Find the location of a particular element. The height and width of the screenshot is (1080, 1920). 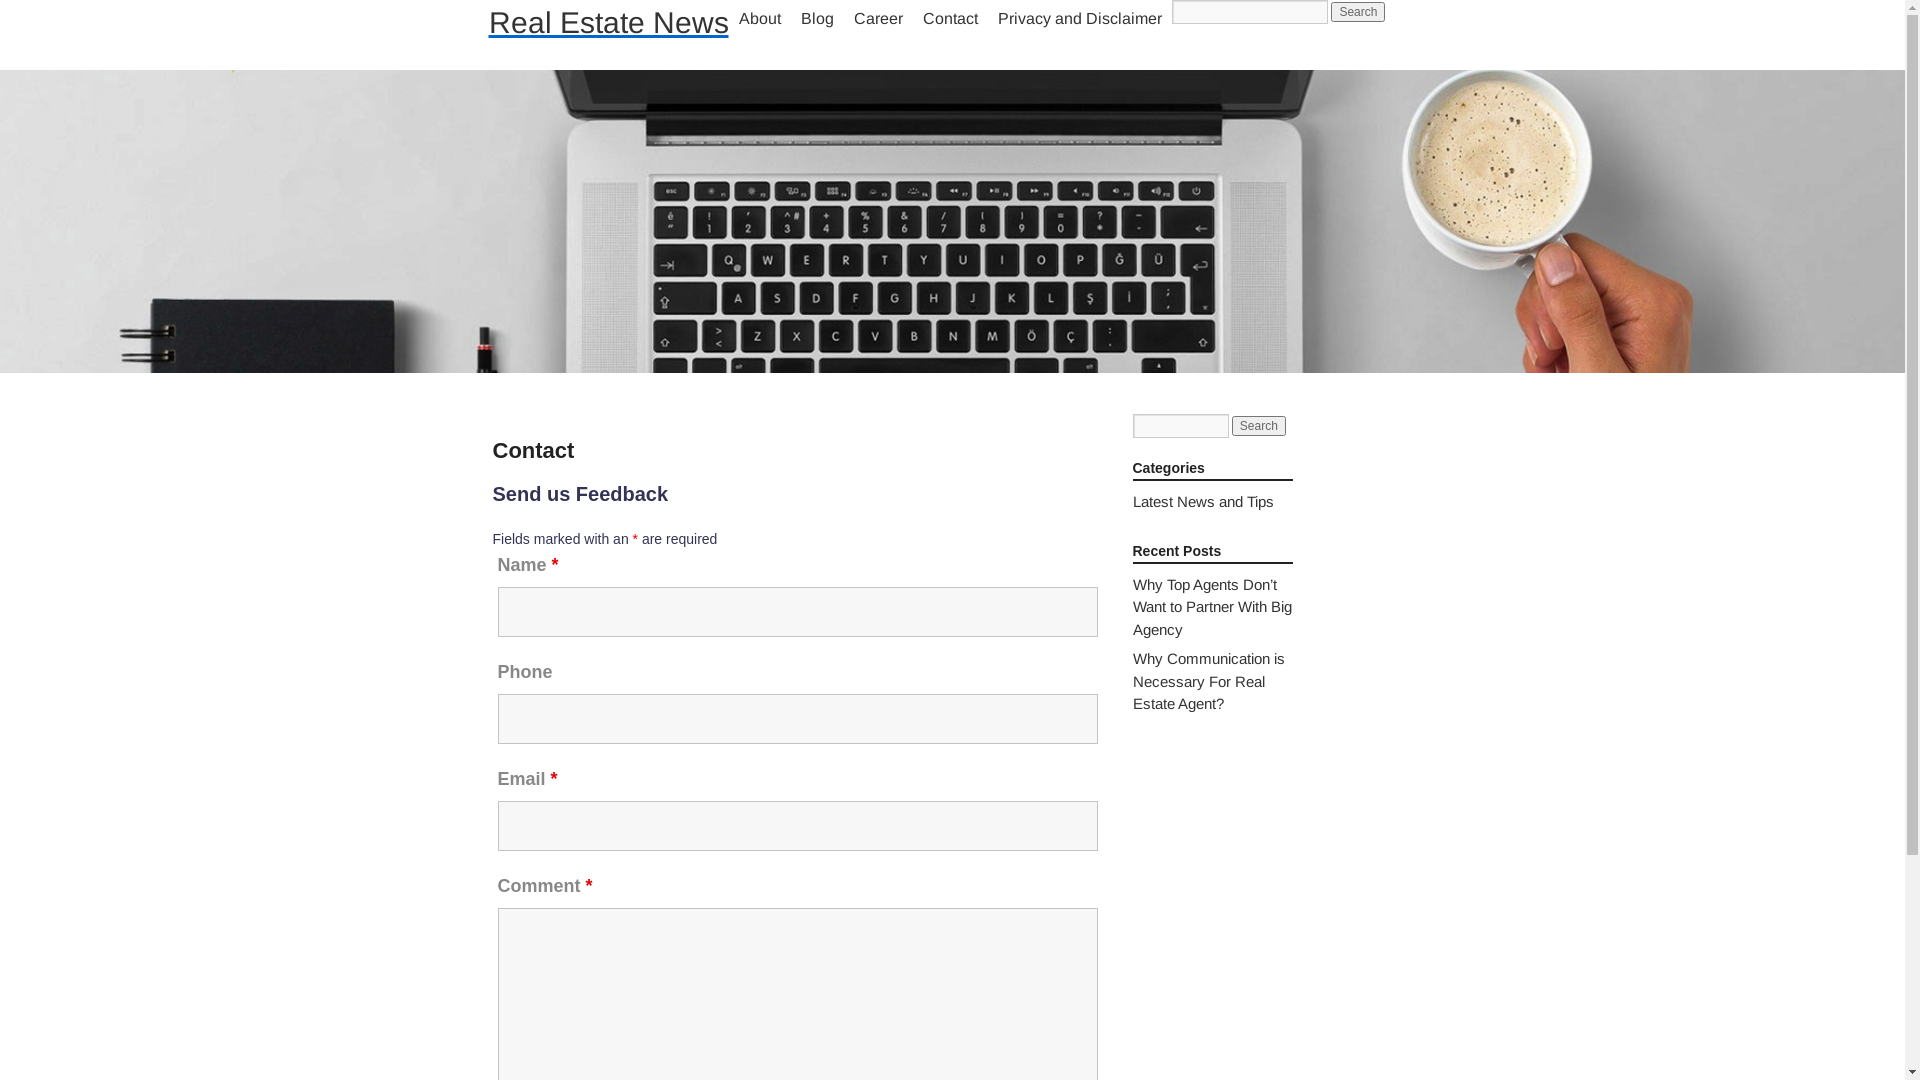

'About' is located at coordinates (757, 19).